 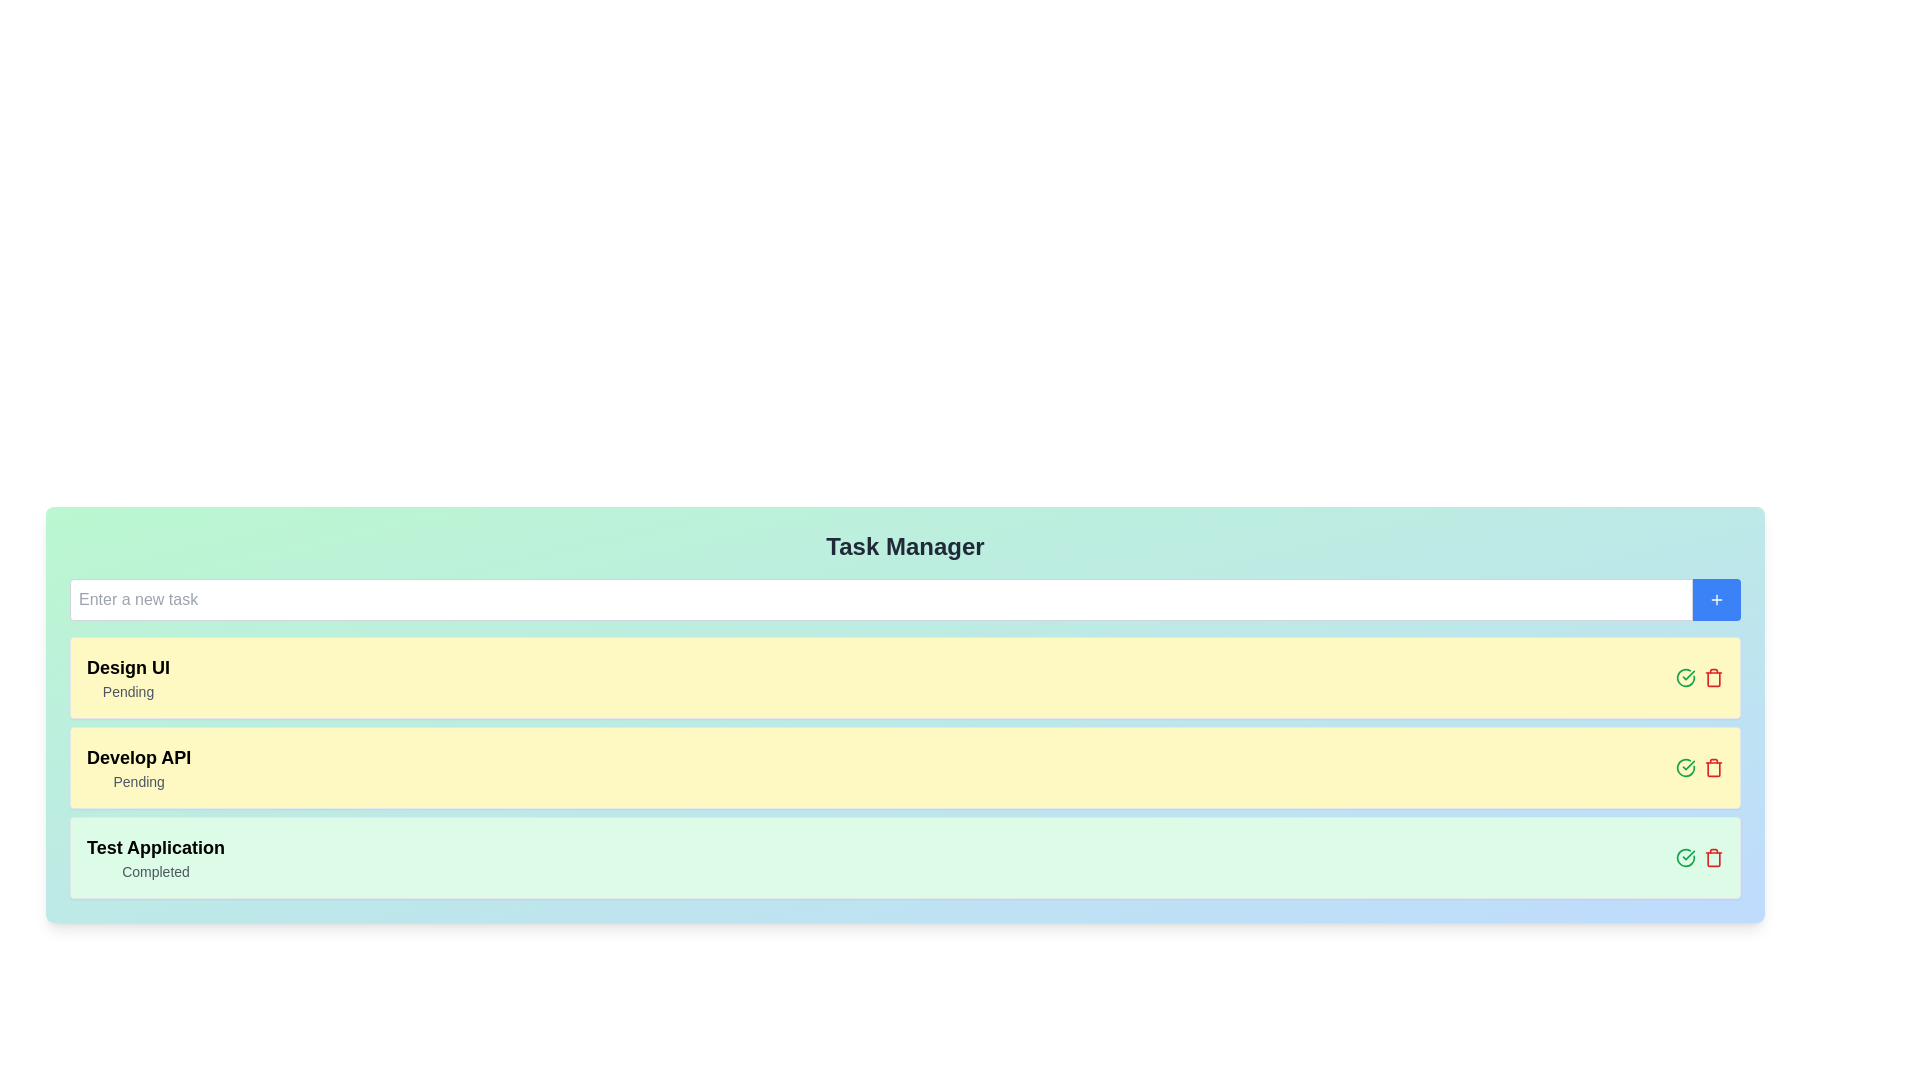 I want to click on delete button for the task 'Develop API', so click(x=1712, y=766).